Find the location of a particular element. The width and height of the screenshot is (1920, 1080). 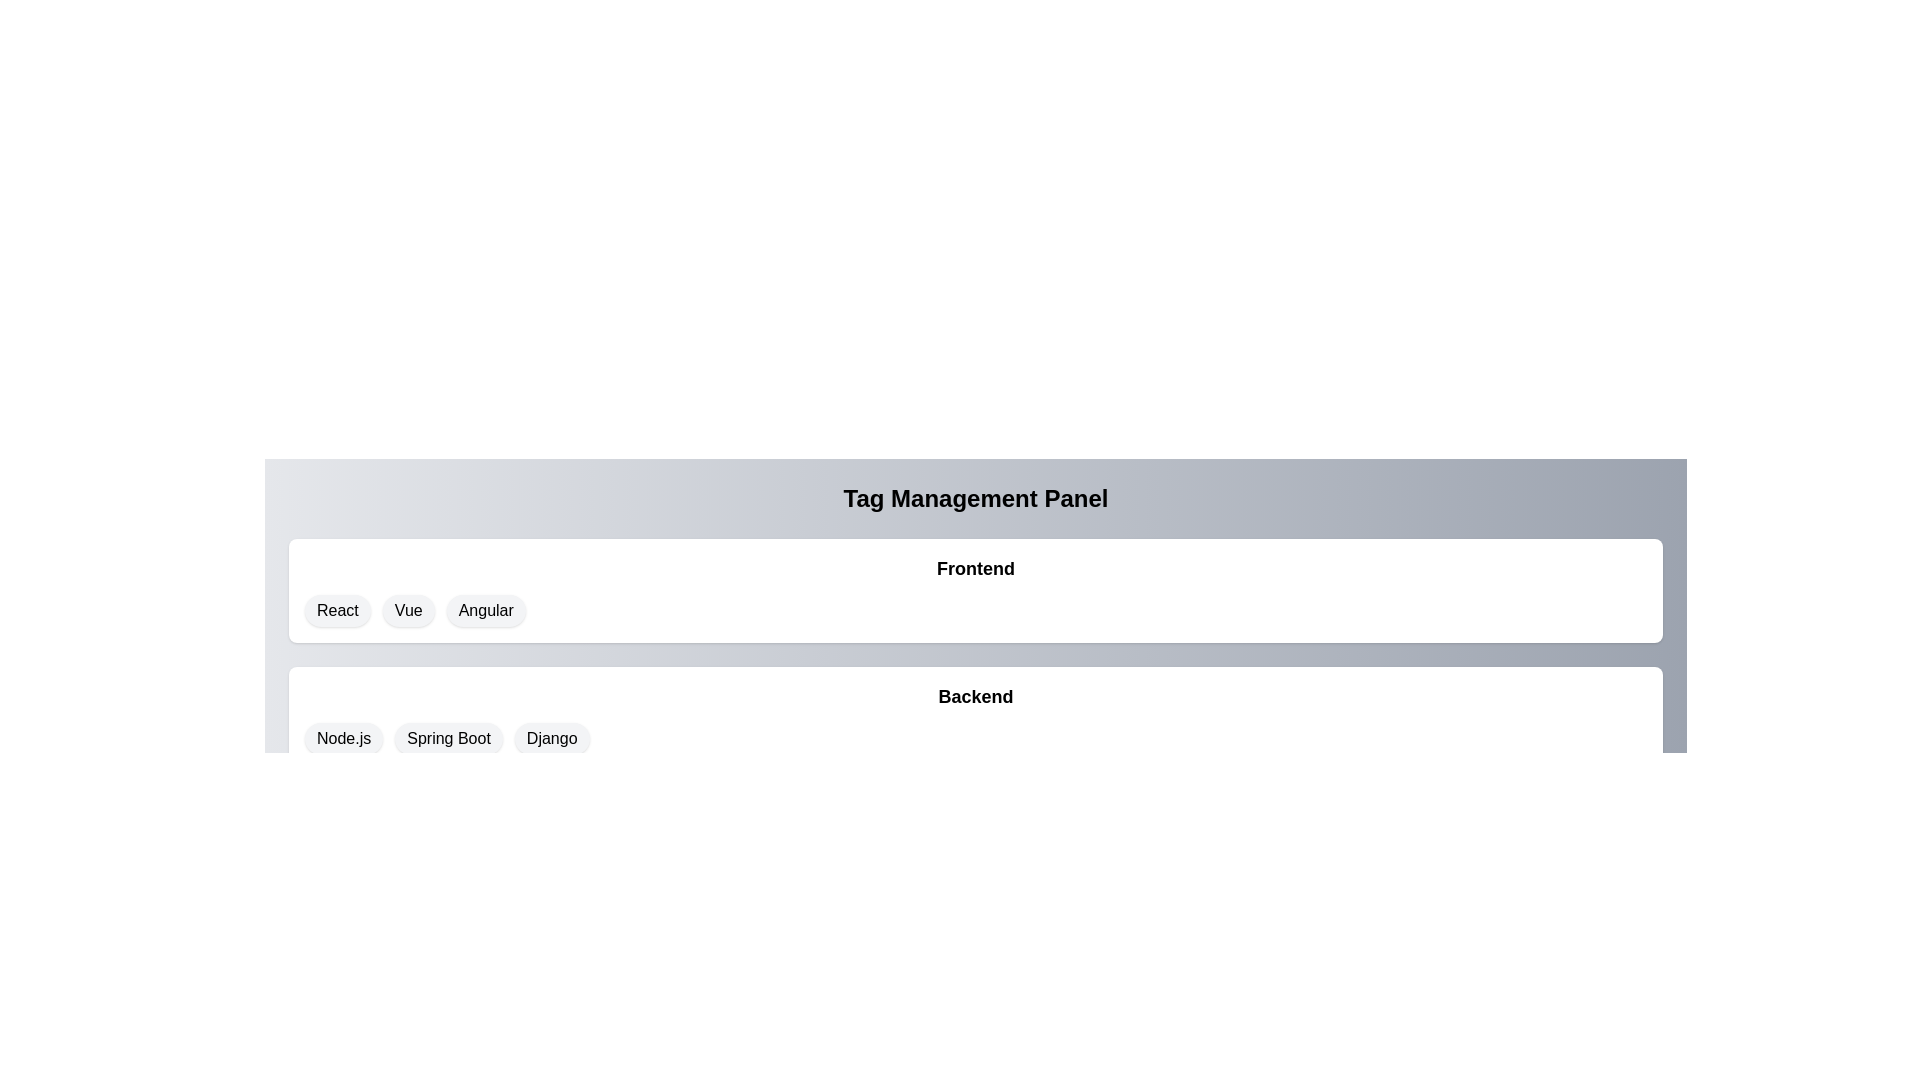

the pill-shaped button labeled 'Angular' is located at coordinates (486, 609).